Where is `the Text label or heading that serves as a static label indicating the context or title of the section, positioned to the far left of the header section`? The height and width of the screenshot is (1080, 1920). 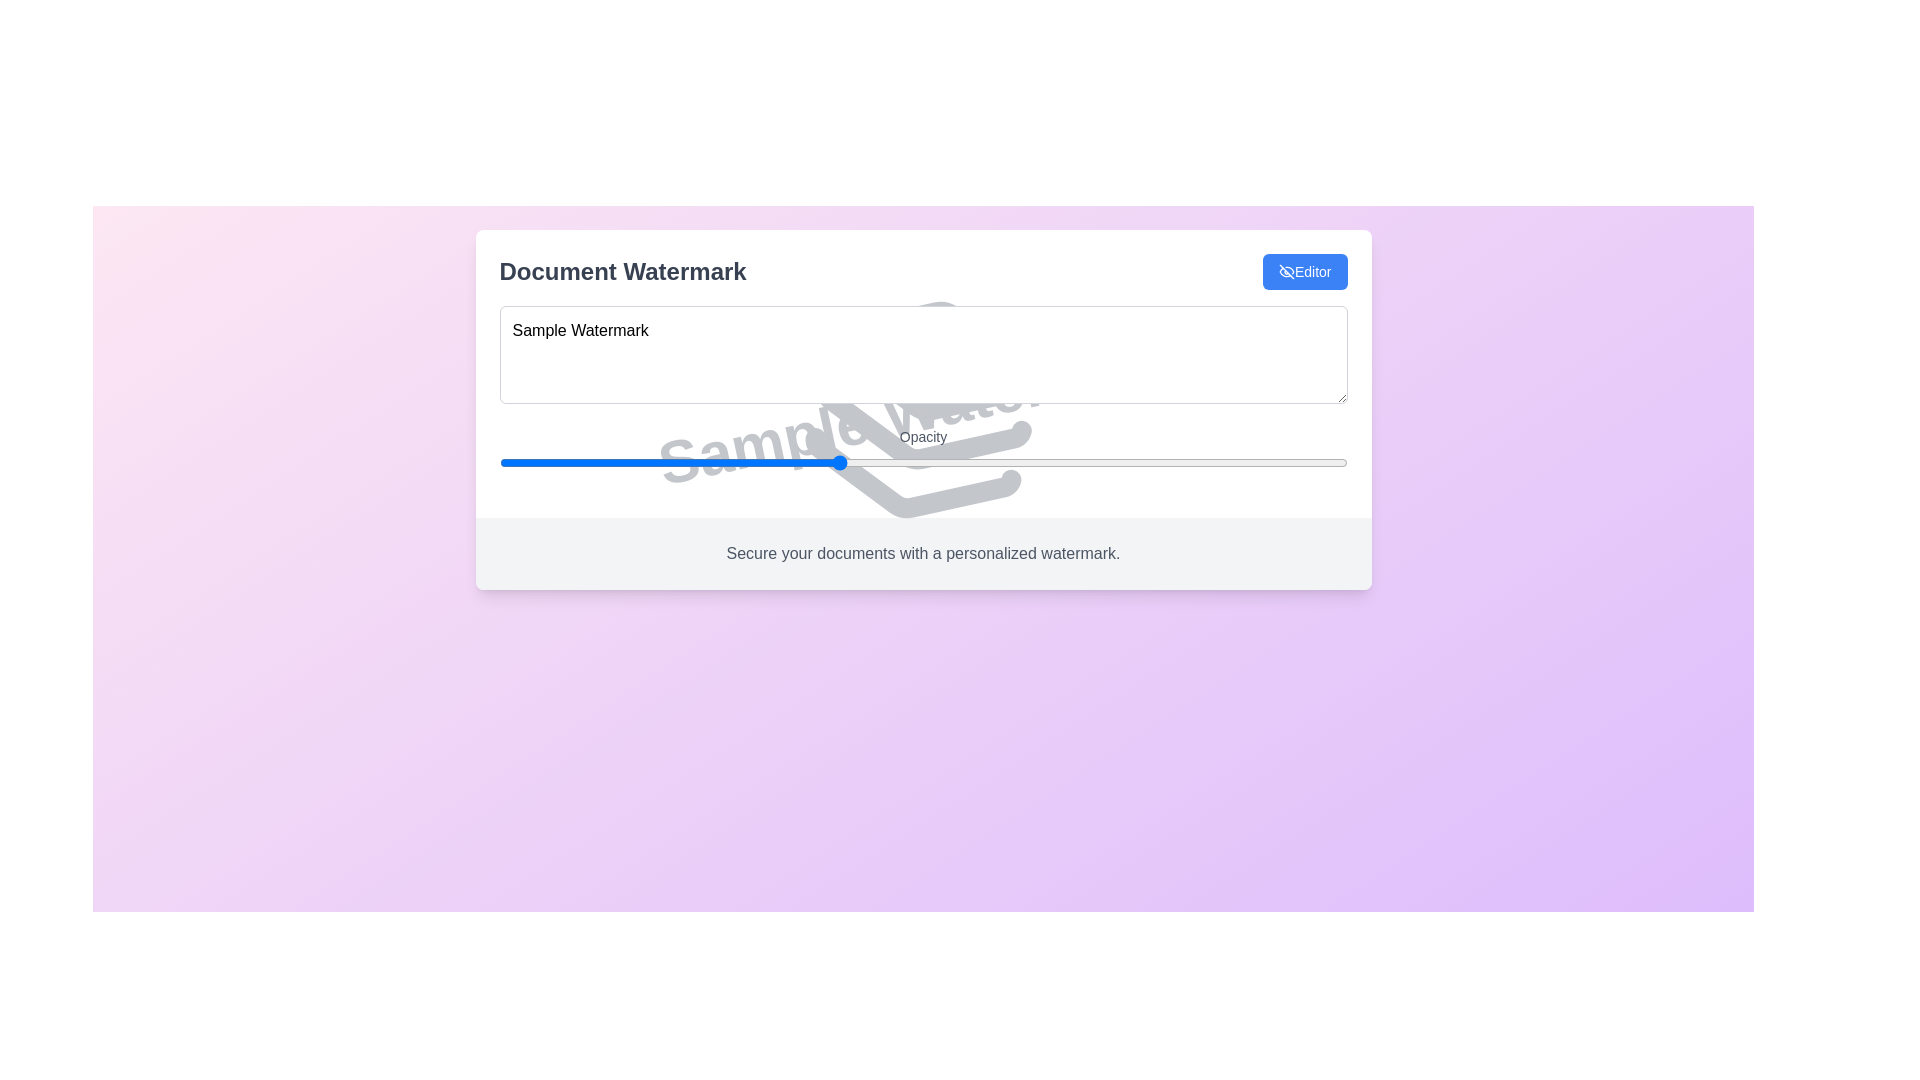 the Text label or heading that serves as a static label indicating the context or title of the section, positioned to the far left of the header section is located at coordinates (622, 272).